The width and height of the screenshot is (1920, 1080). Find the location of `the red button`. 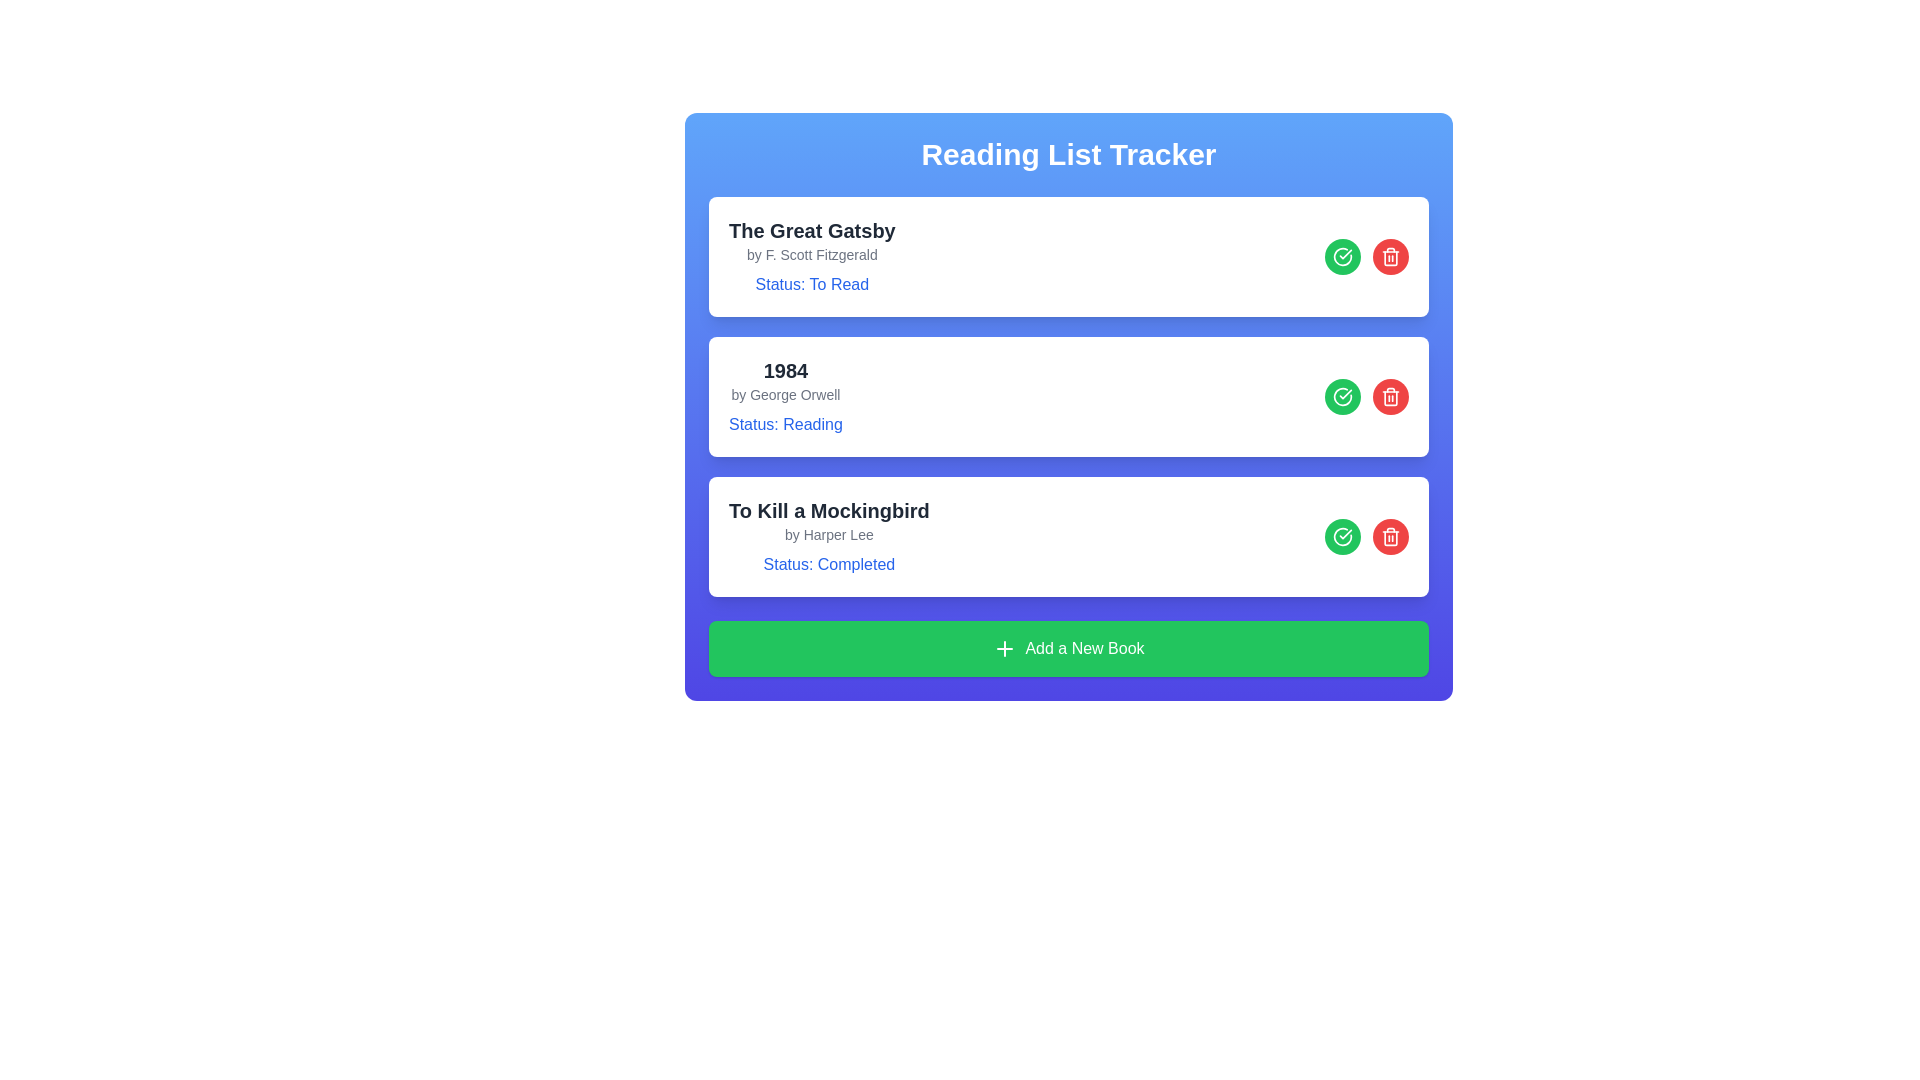

the red button is located at coordinates (1068, 397).